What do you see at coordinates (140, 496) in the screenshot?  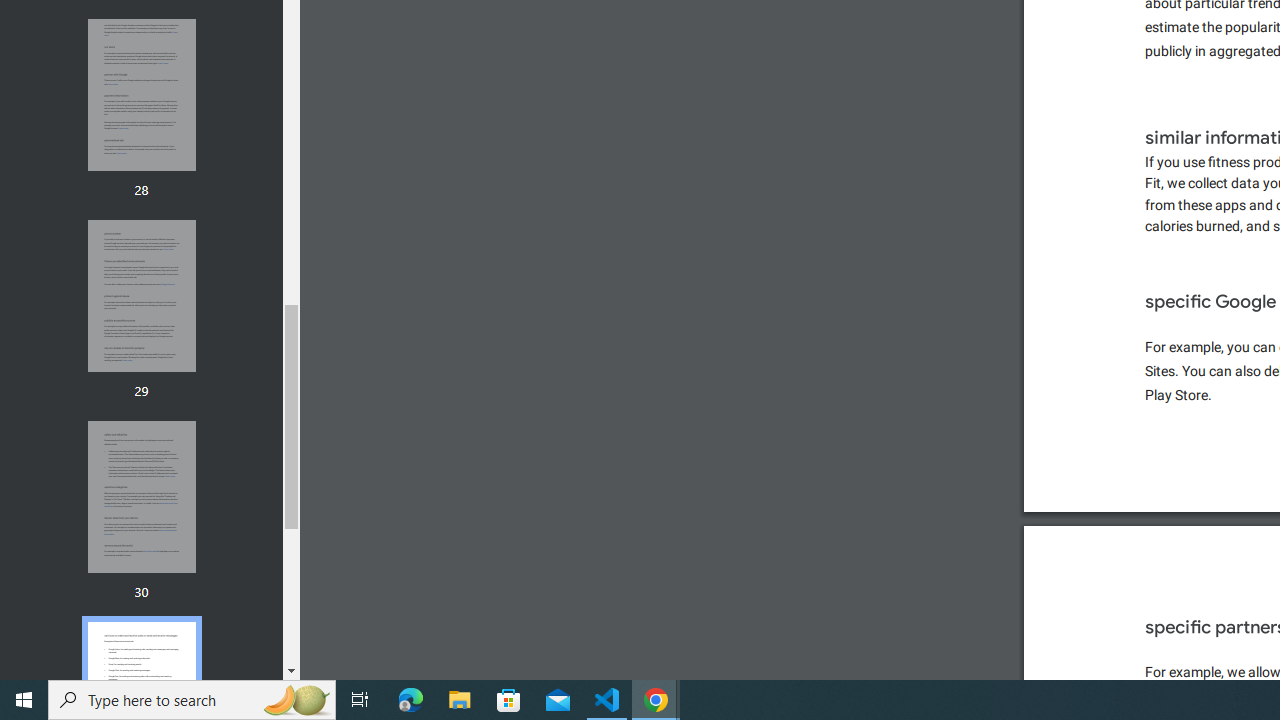 I see `'Thumbnail for page 30'` at bounding box center [140, 496].